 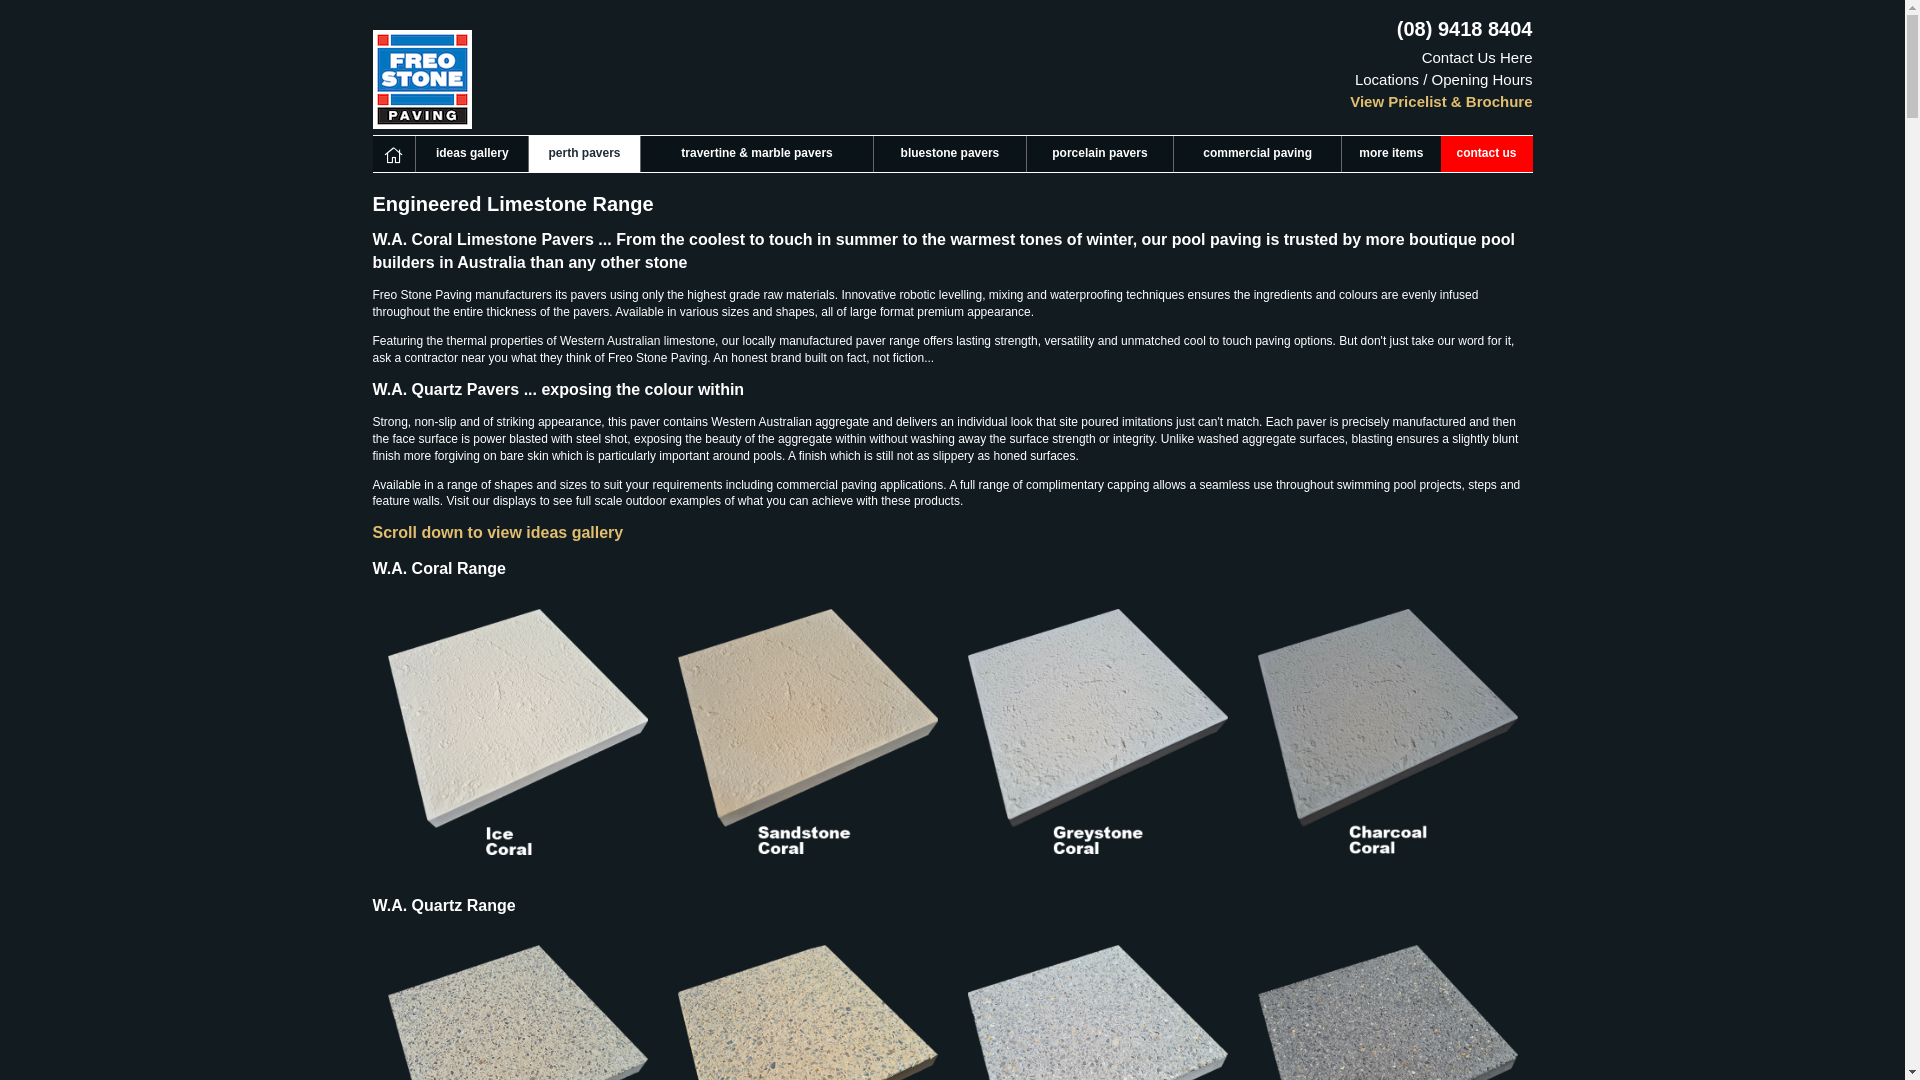 What do you see at coordinates (873, 153) in the screenshot?
I see `'bluestone pavers'` at bounding box center [873, 153].